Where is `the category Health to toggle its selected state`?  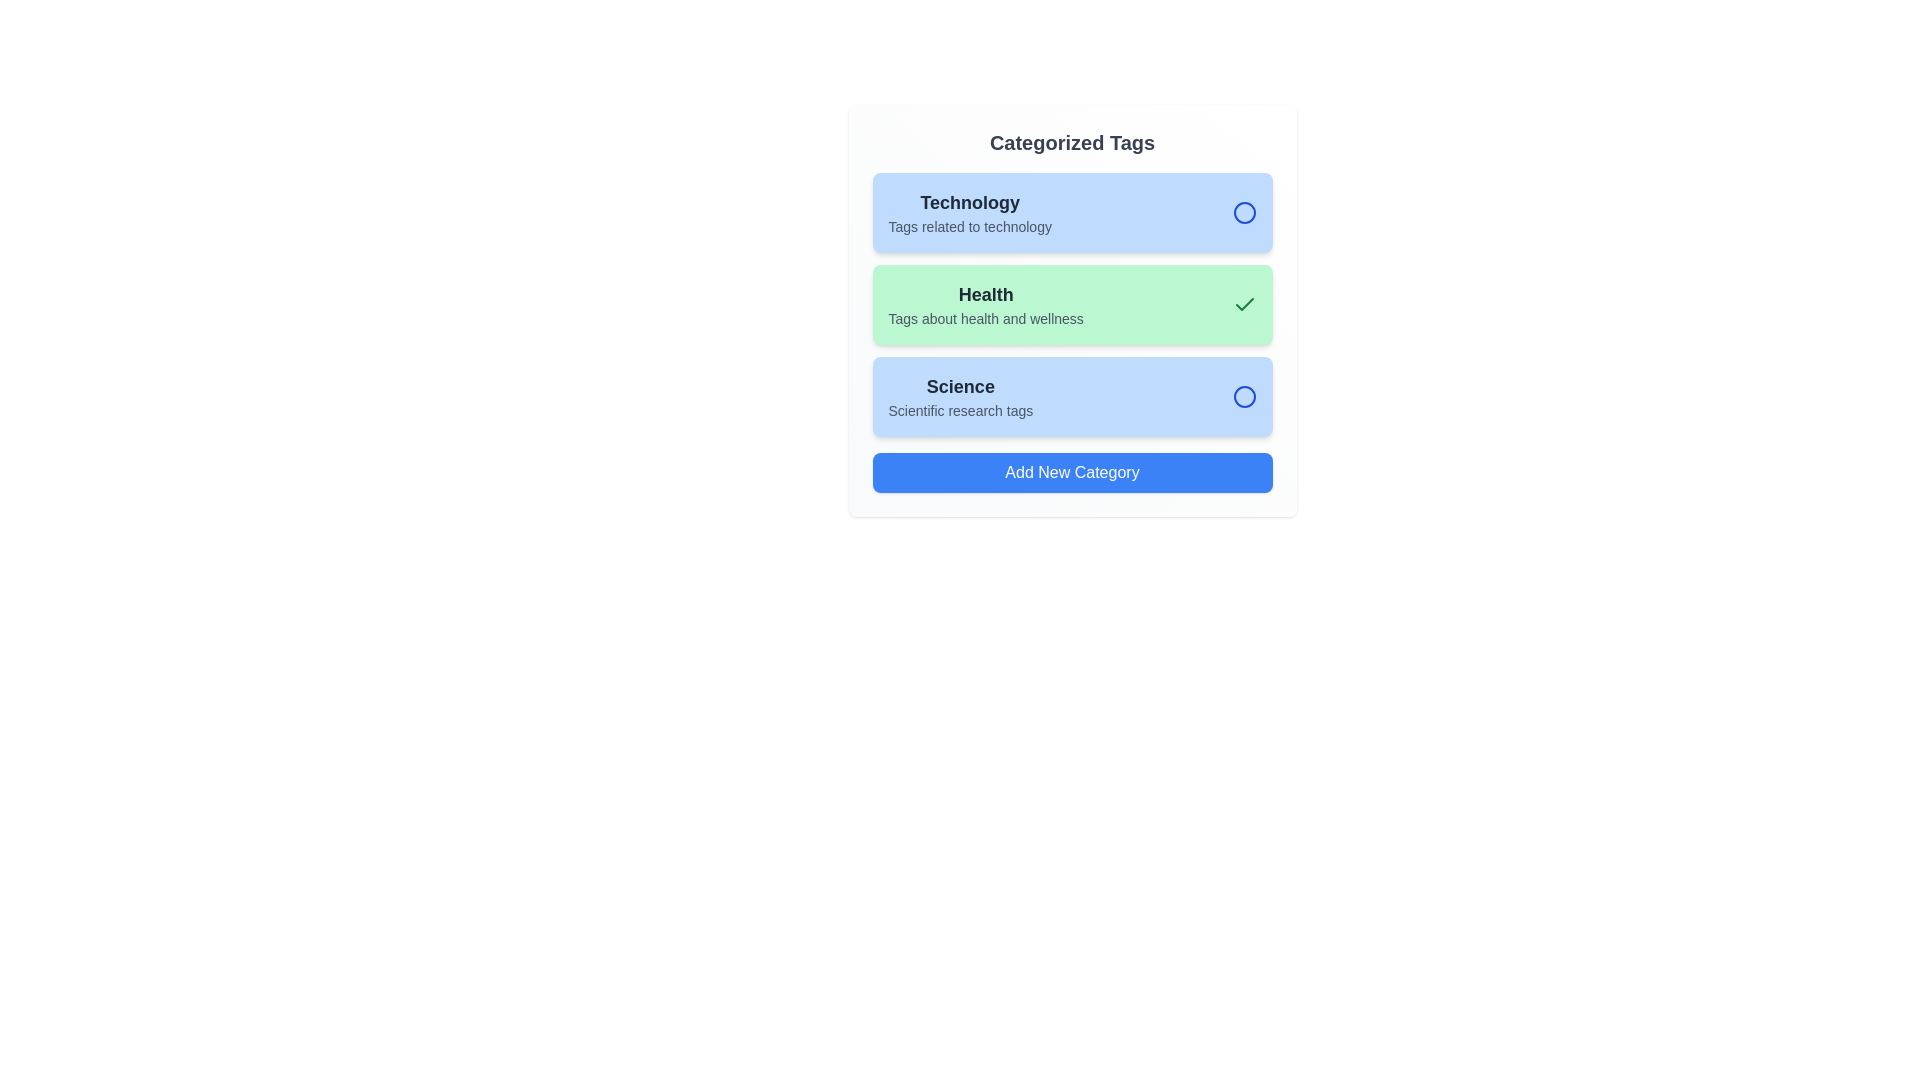
the category Health to toggle its selected state is located at coordinates (1071, 304).